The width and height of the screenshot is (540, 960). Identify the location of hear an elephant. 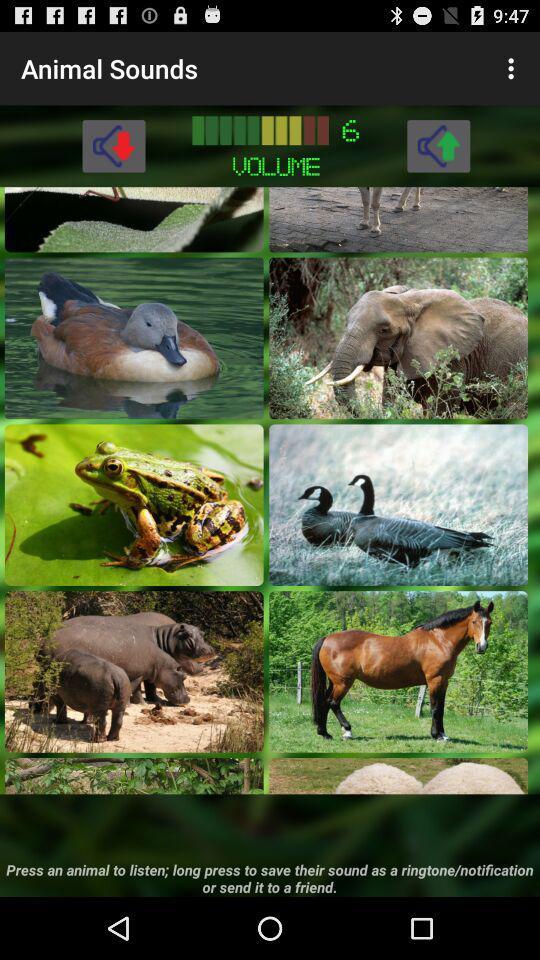
(398, 338).